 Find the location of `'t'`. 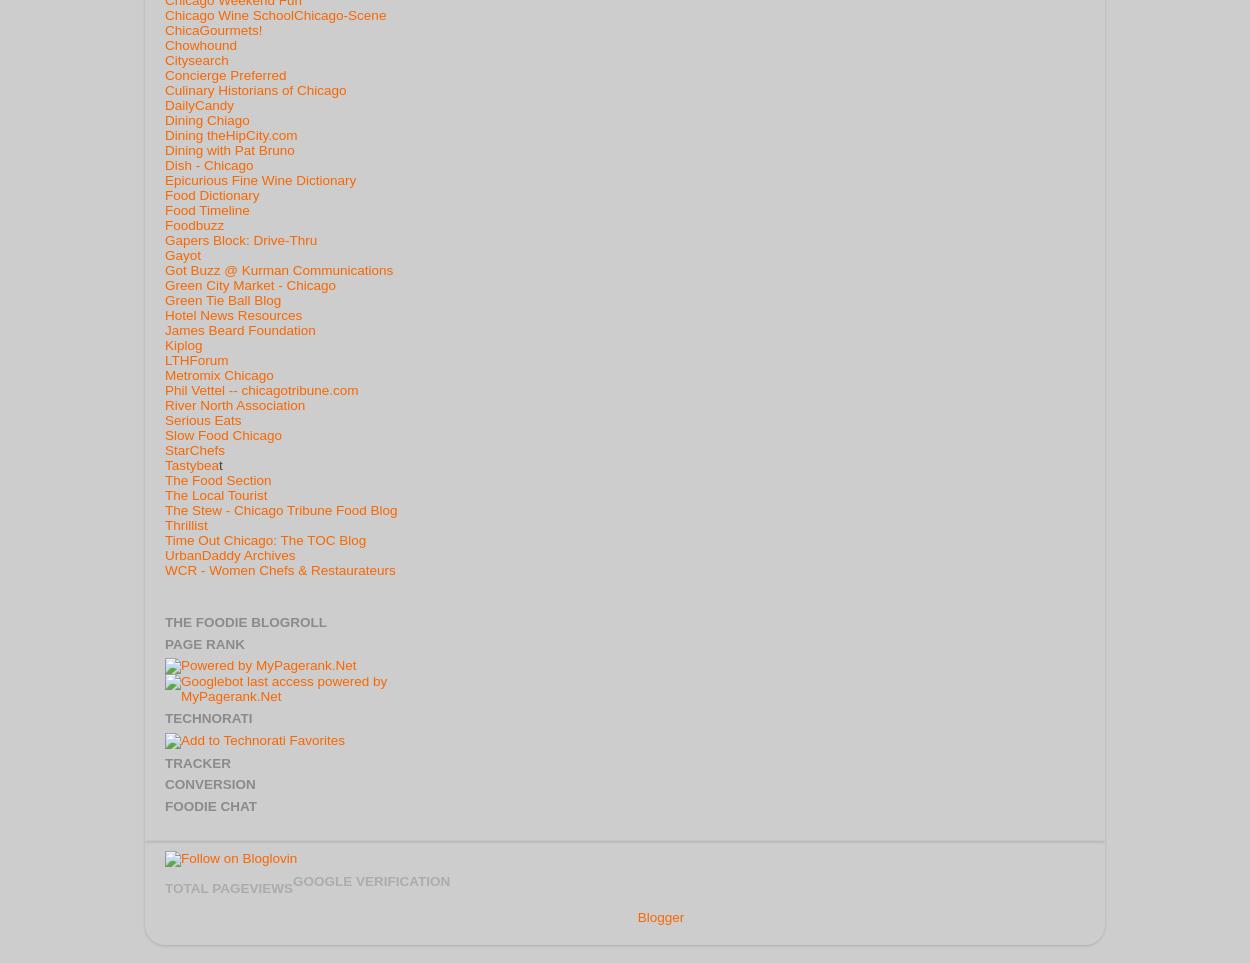

't' is located at coordinates (219, 464).